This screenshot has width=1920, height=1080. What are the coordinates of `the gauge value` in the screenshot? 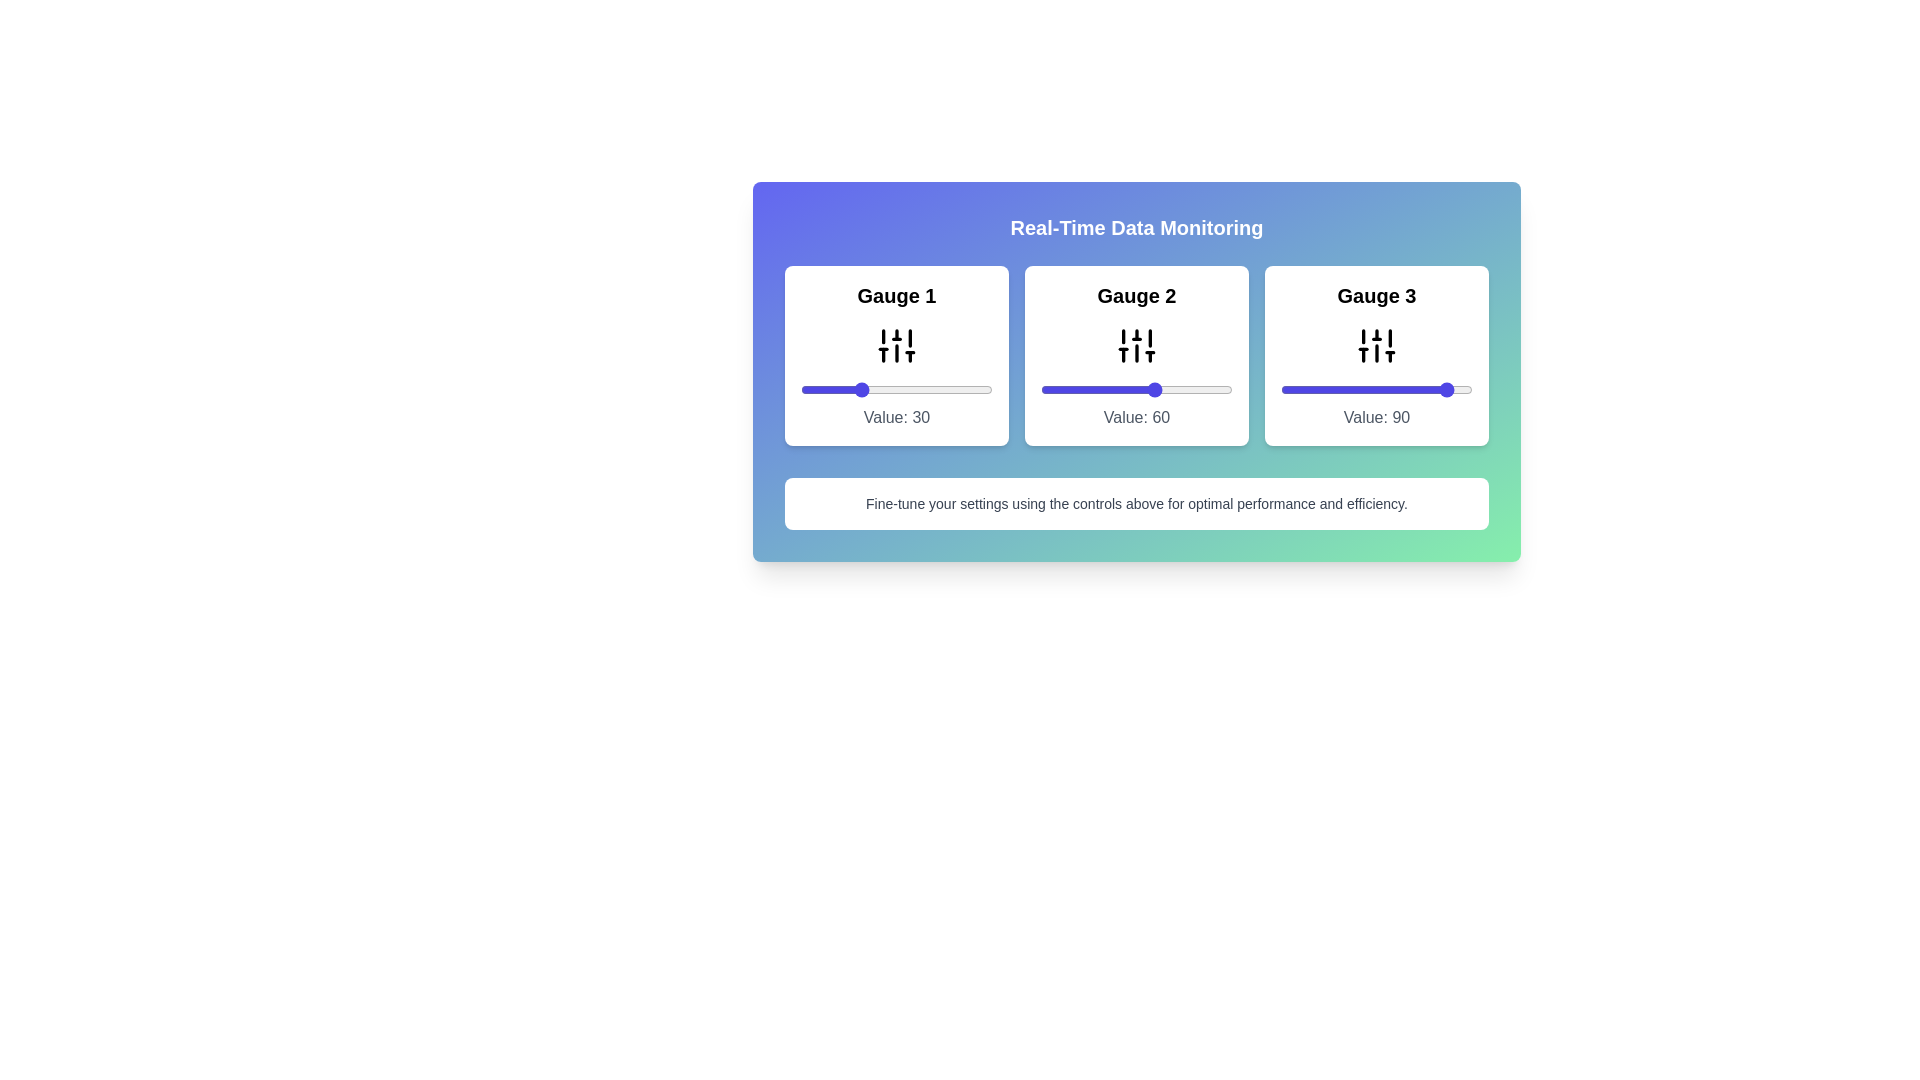 It's located at (816, 389).